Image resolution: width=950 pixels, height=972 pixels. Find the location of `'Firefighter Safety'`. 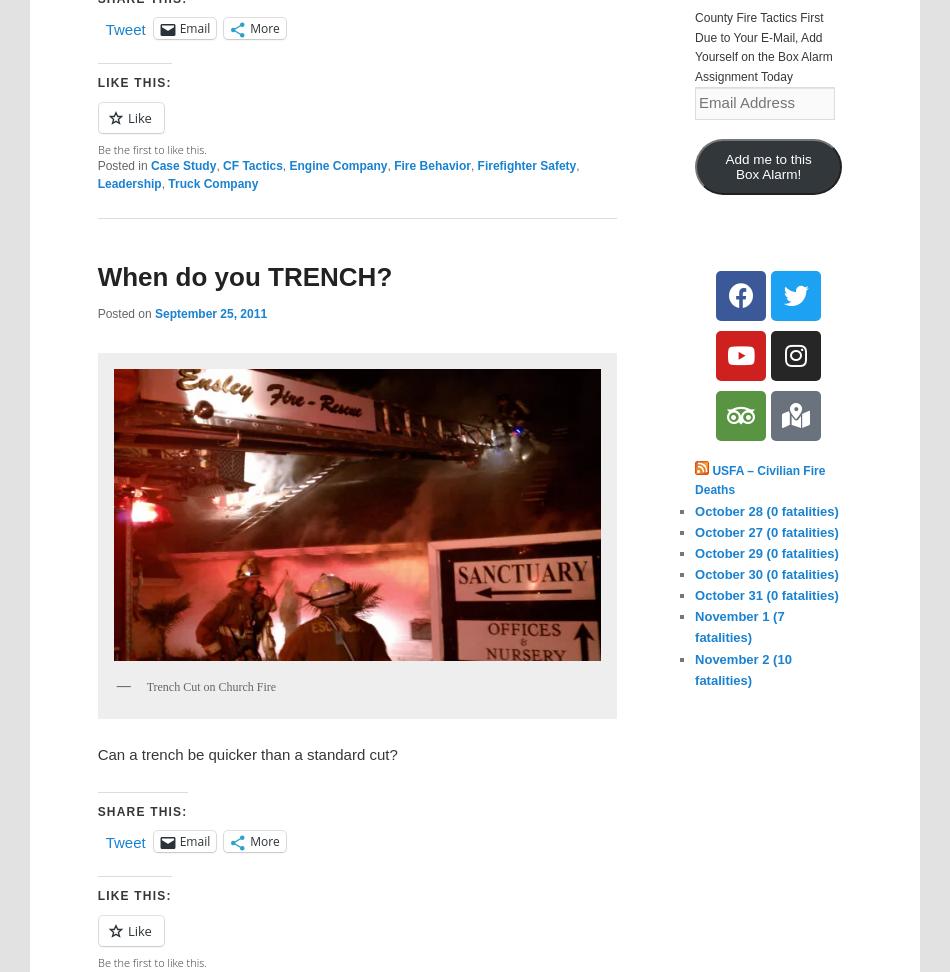

'Firefighter Safety' is located at coordinates (526, 166).